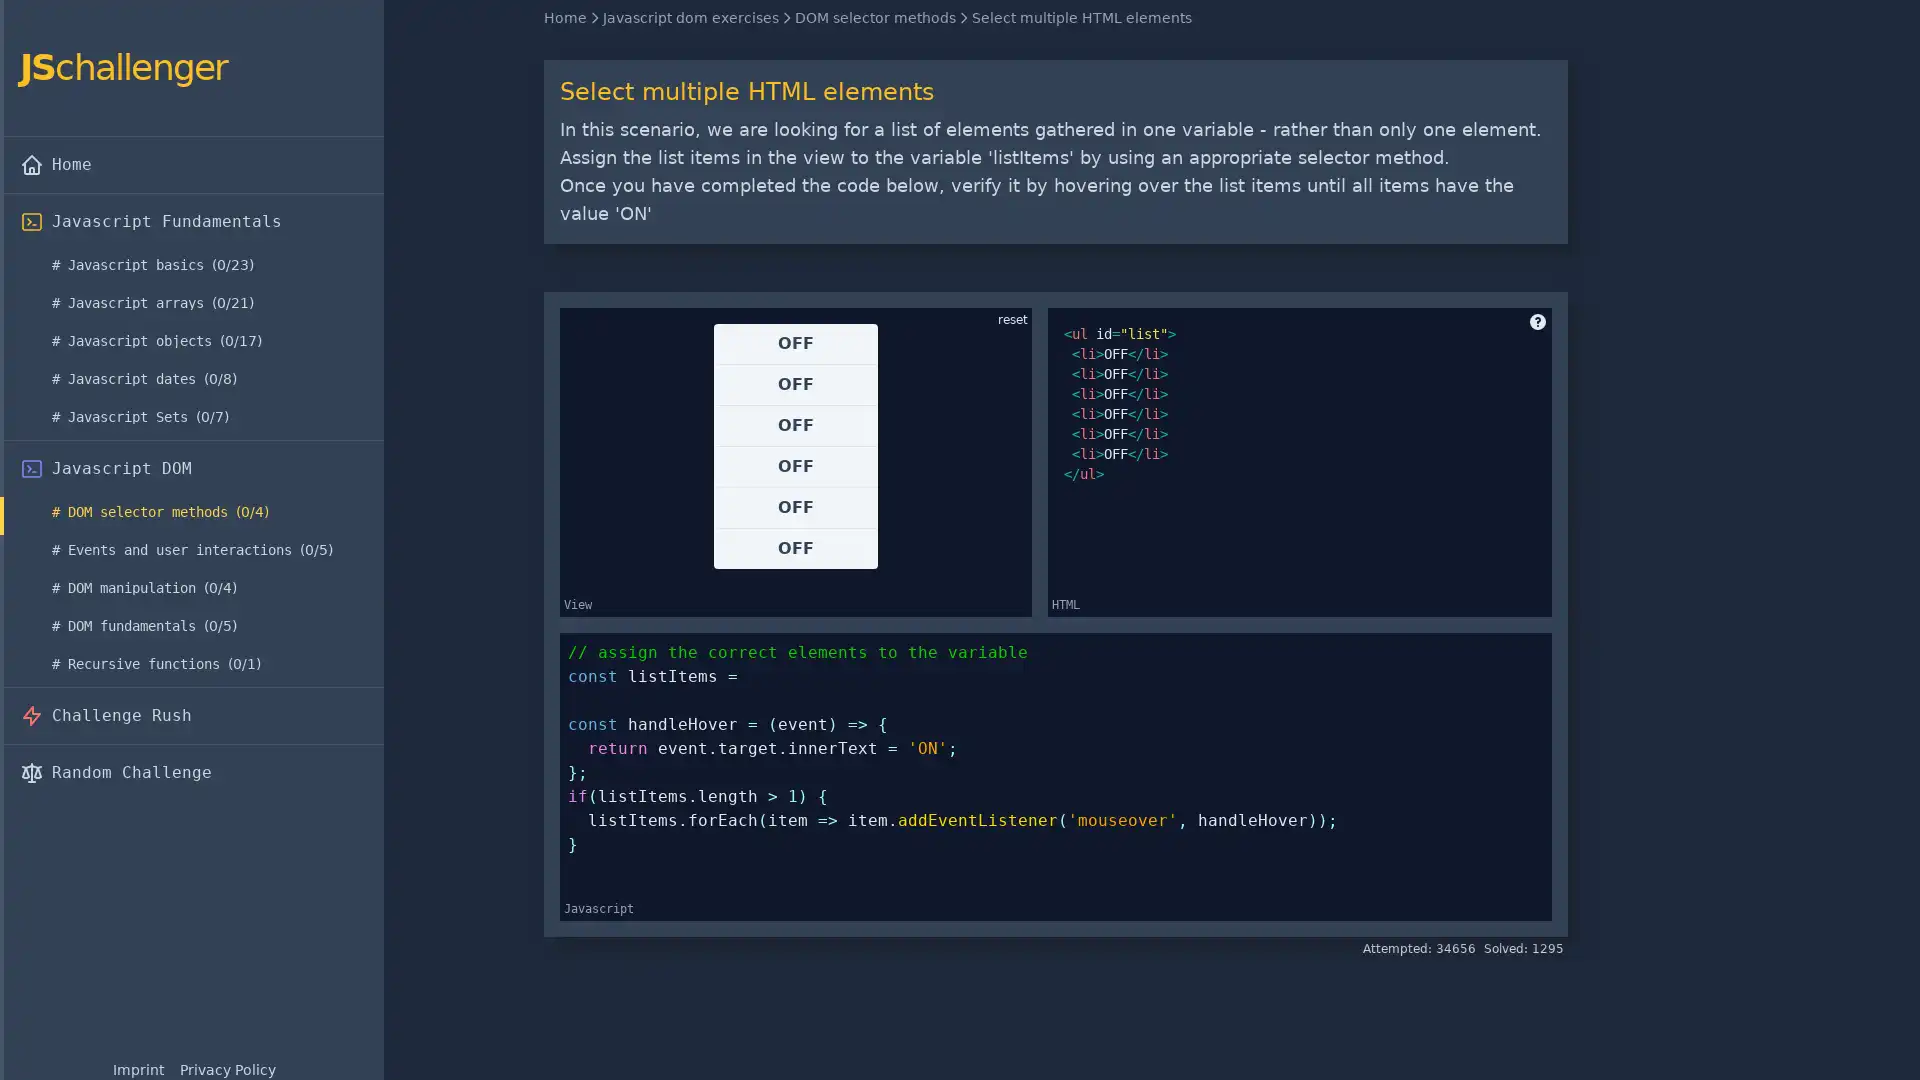 The width and height of the screenshot is (1920, 1080). I want to click on reset, so click(1012, 319).